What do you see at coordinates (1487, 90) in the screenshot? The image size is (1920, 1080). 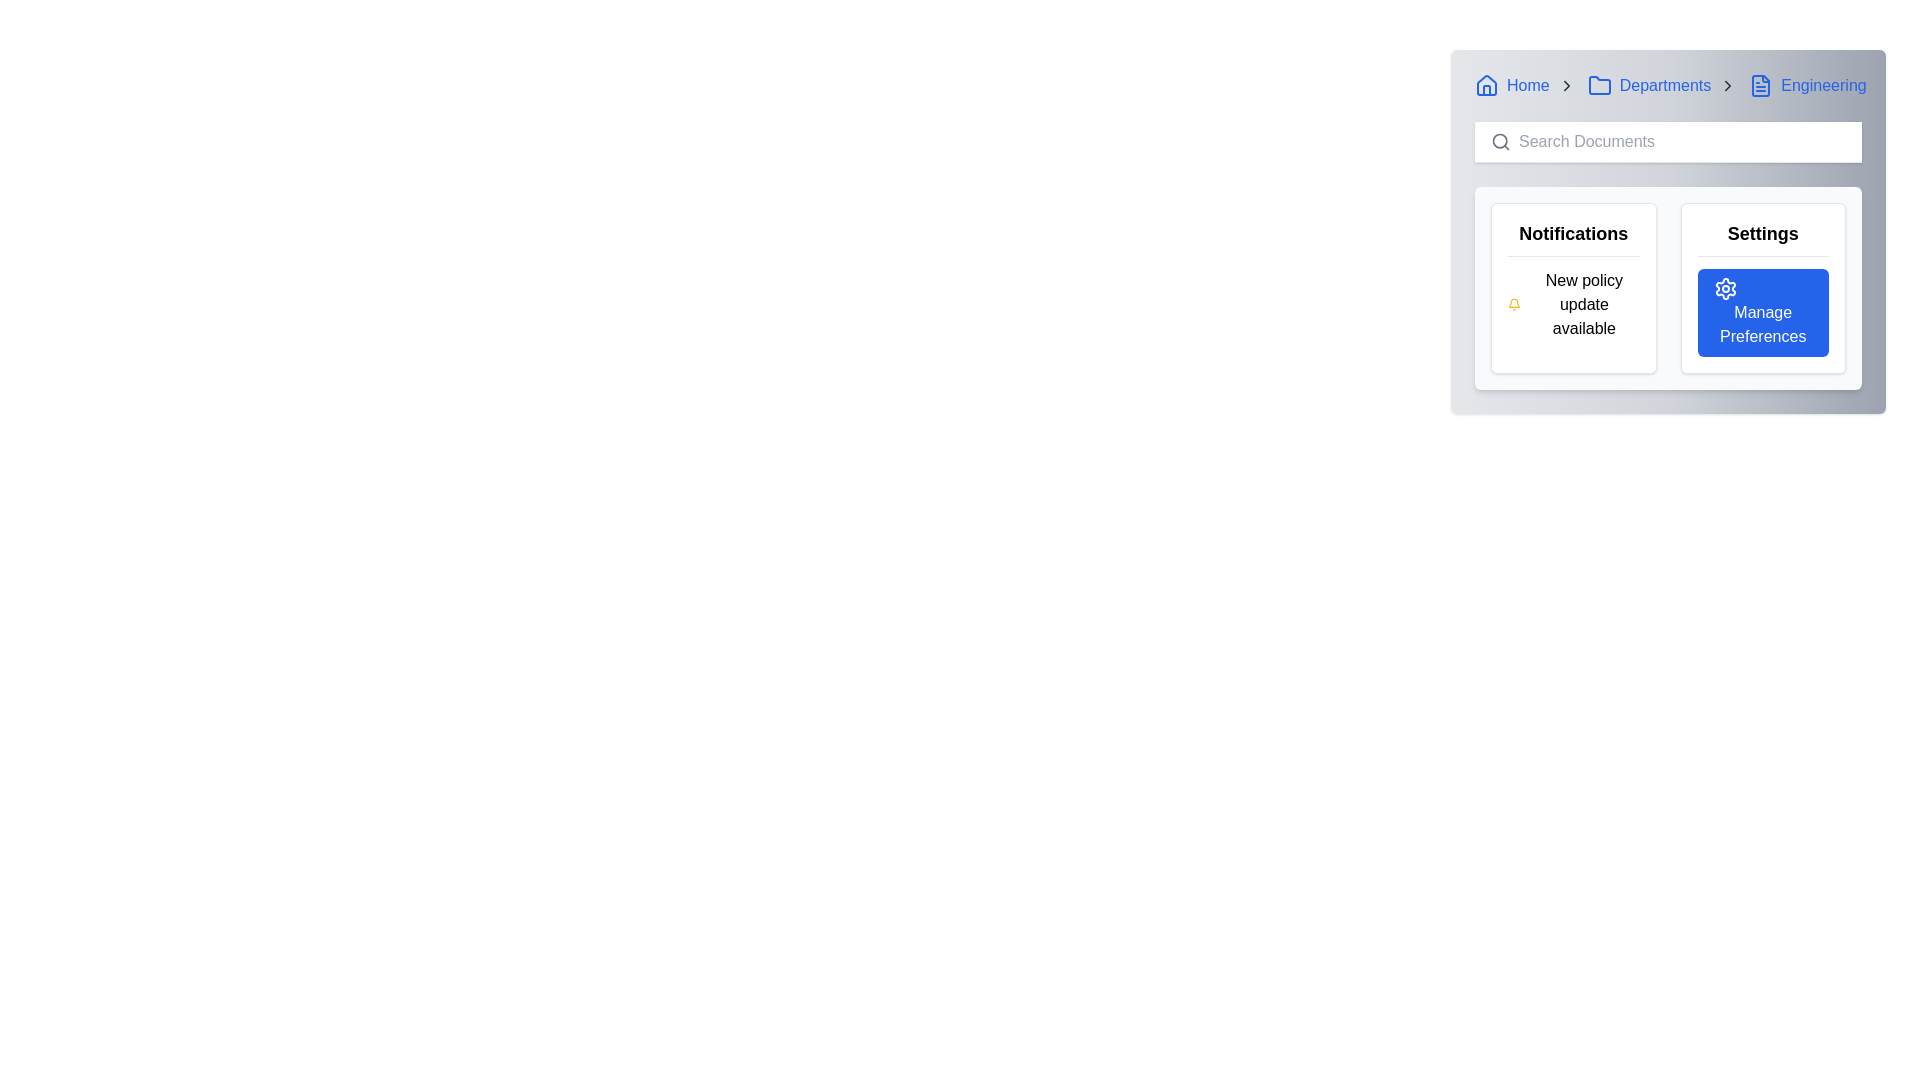 I see `the vertical rectangle with rounded ends that forms part of the house icon, located in the top left corner of the interface` at bounding box center [1487, 90].